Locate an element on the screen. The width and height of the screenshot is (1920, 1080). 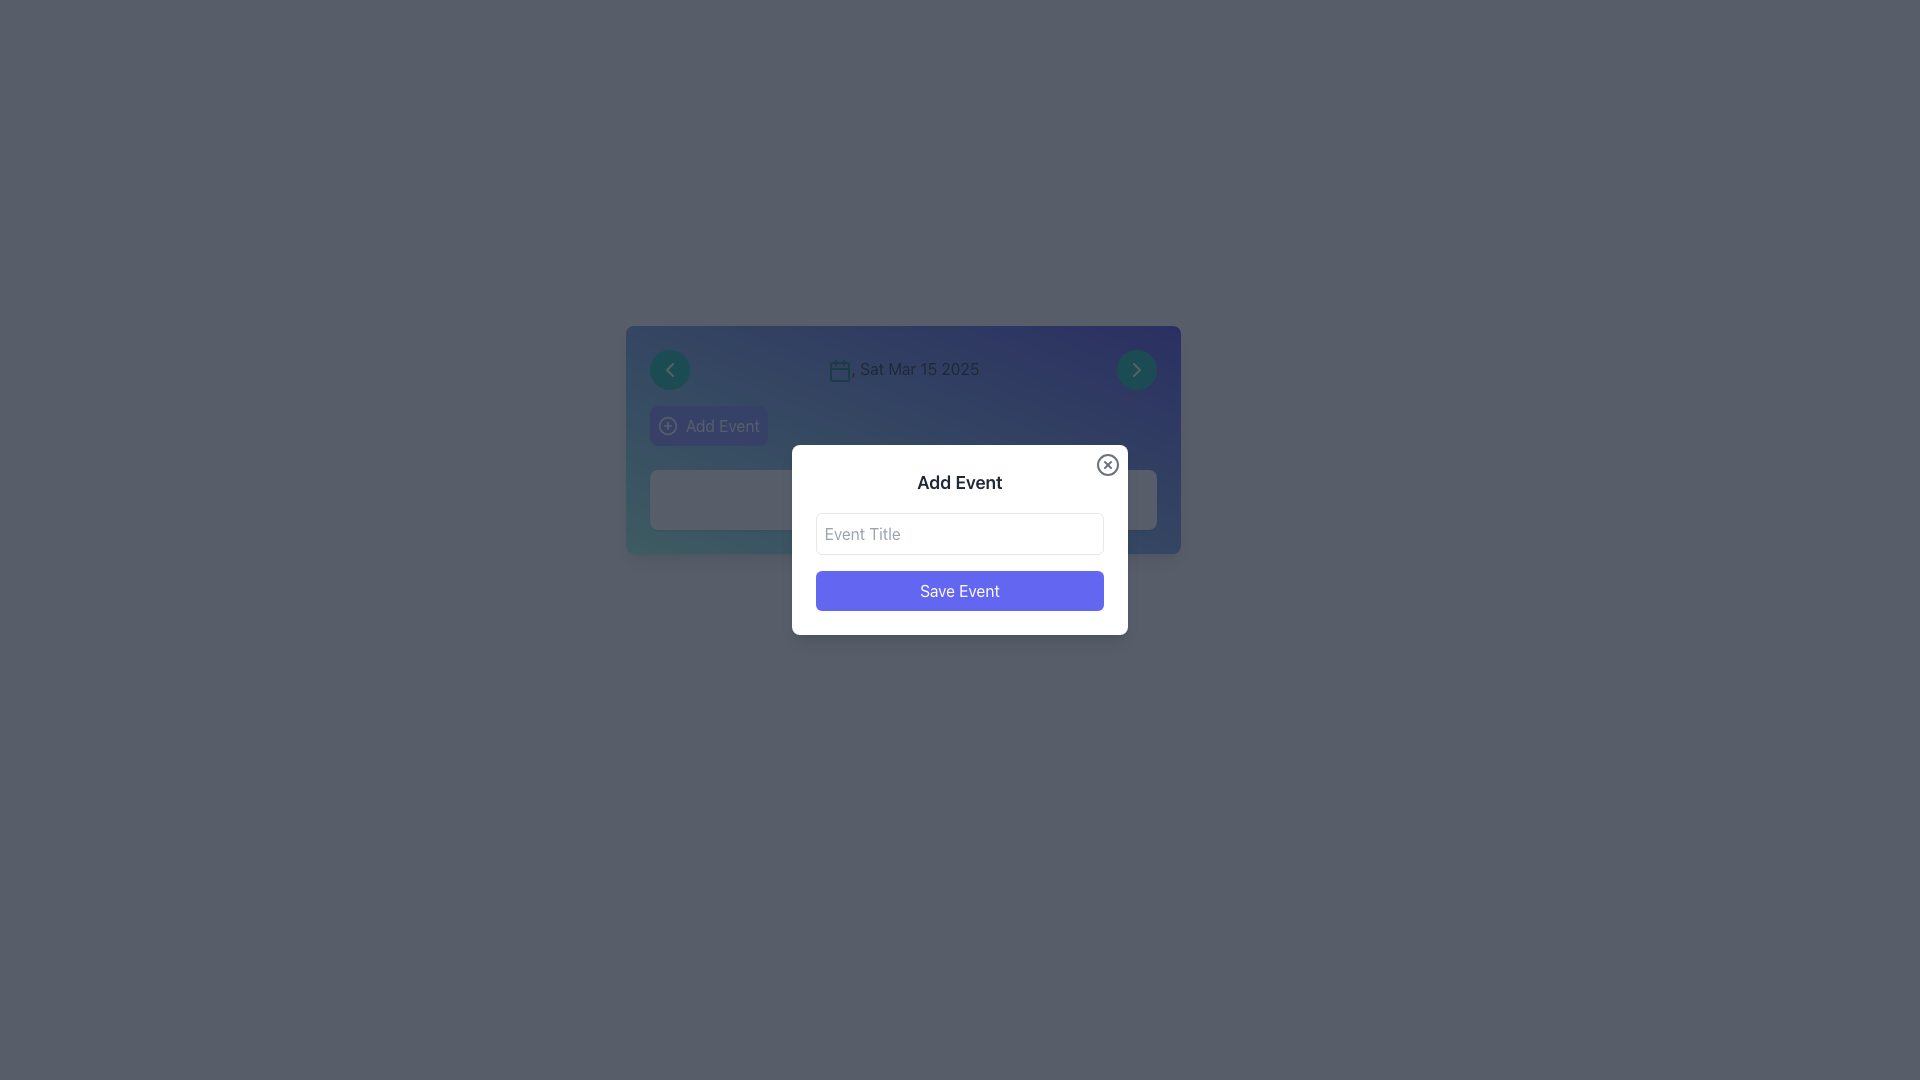
the decorative icon associated with the 'Add Event' button located in the upper-left area of the modal window is located at coordinates (667, 424).